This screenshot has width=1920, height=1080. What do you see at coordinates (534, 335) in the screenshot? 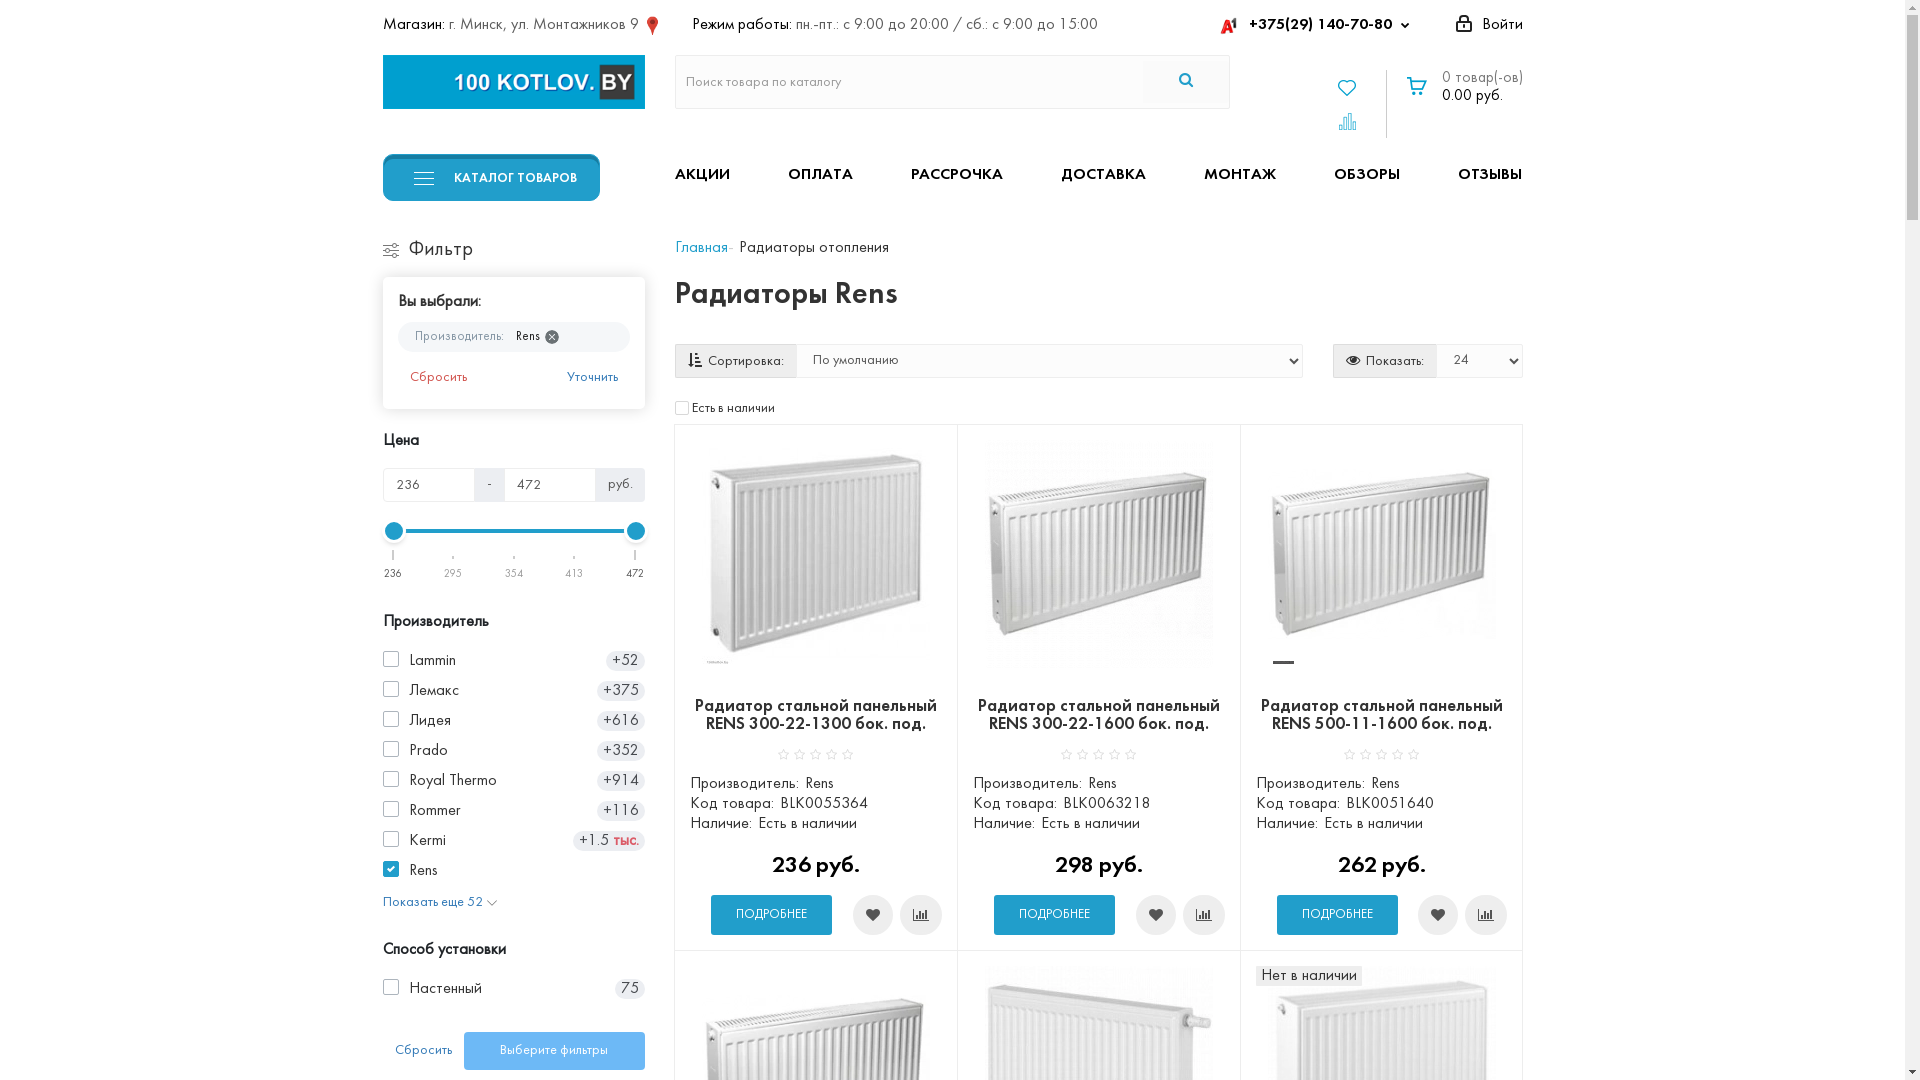
I see `'Rens'` at bounding box center [534, 335].